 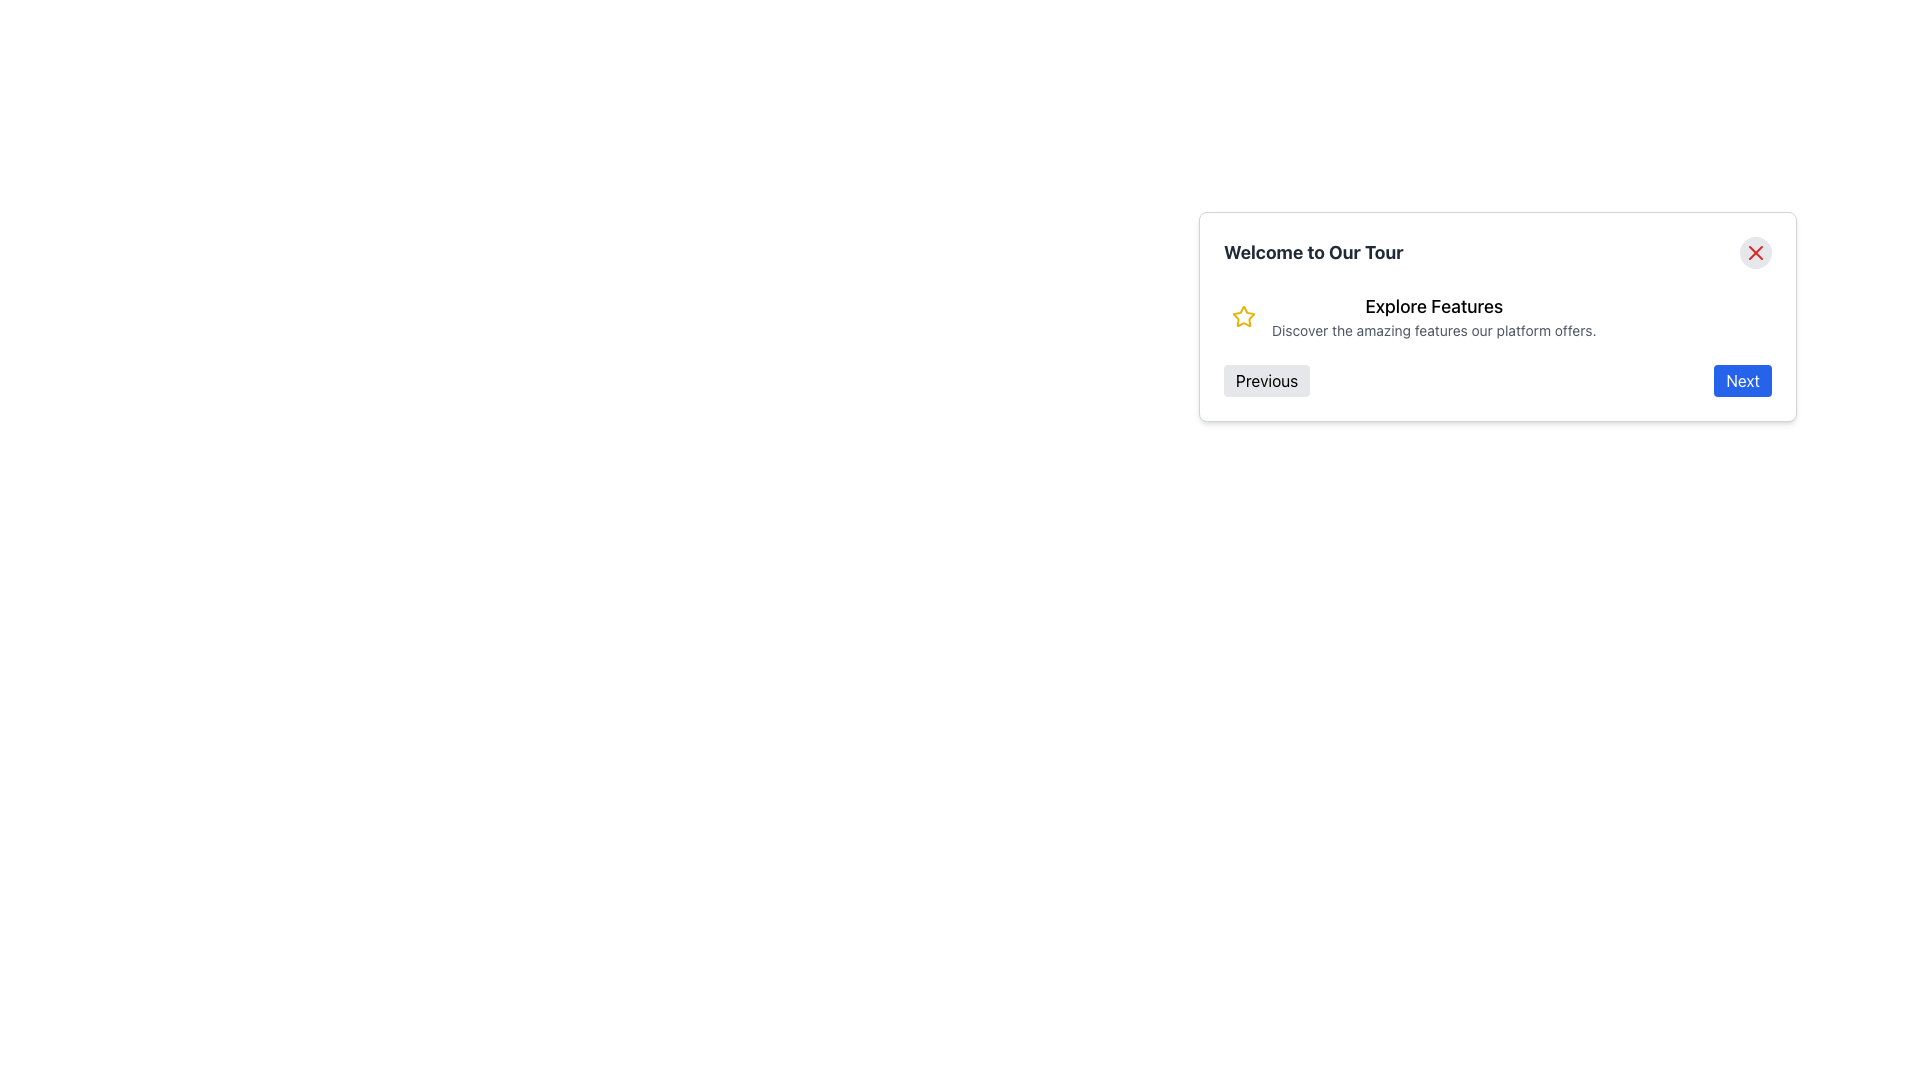 What do you see at coordinates (1433, 330) in the screenshot?
I see `the text label that reads 'Discover the amazing features our platform offers.', which is styled with a smaller font size and gray color, located directly underneath the bolded title 'Explore Features'` at bounding box center [1433, 330].